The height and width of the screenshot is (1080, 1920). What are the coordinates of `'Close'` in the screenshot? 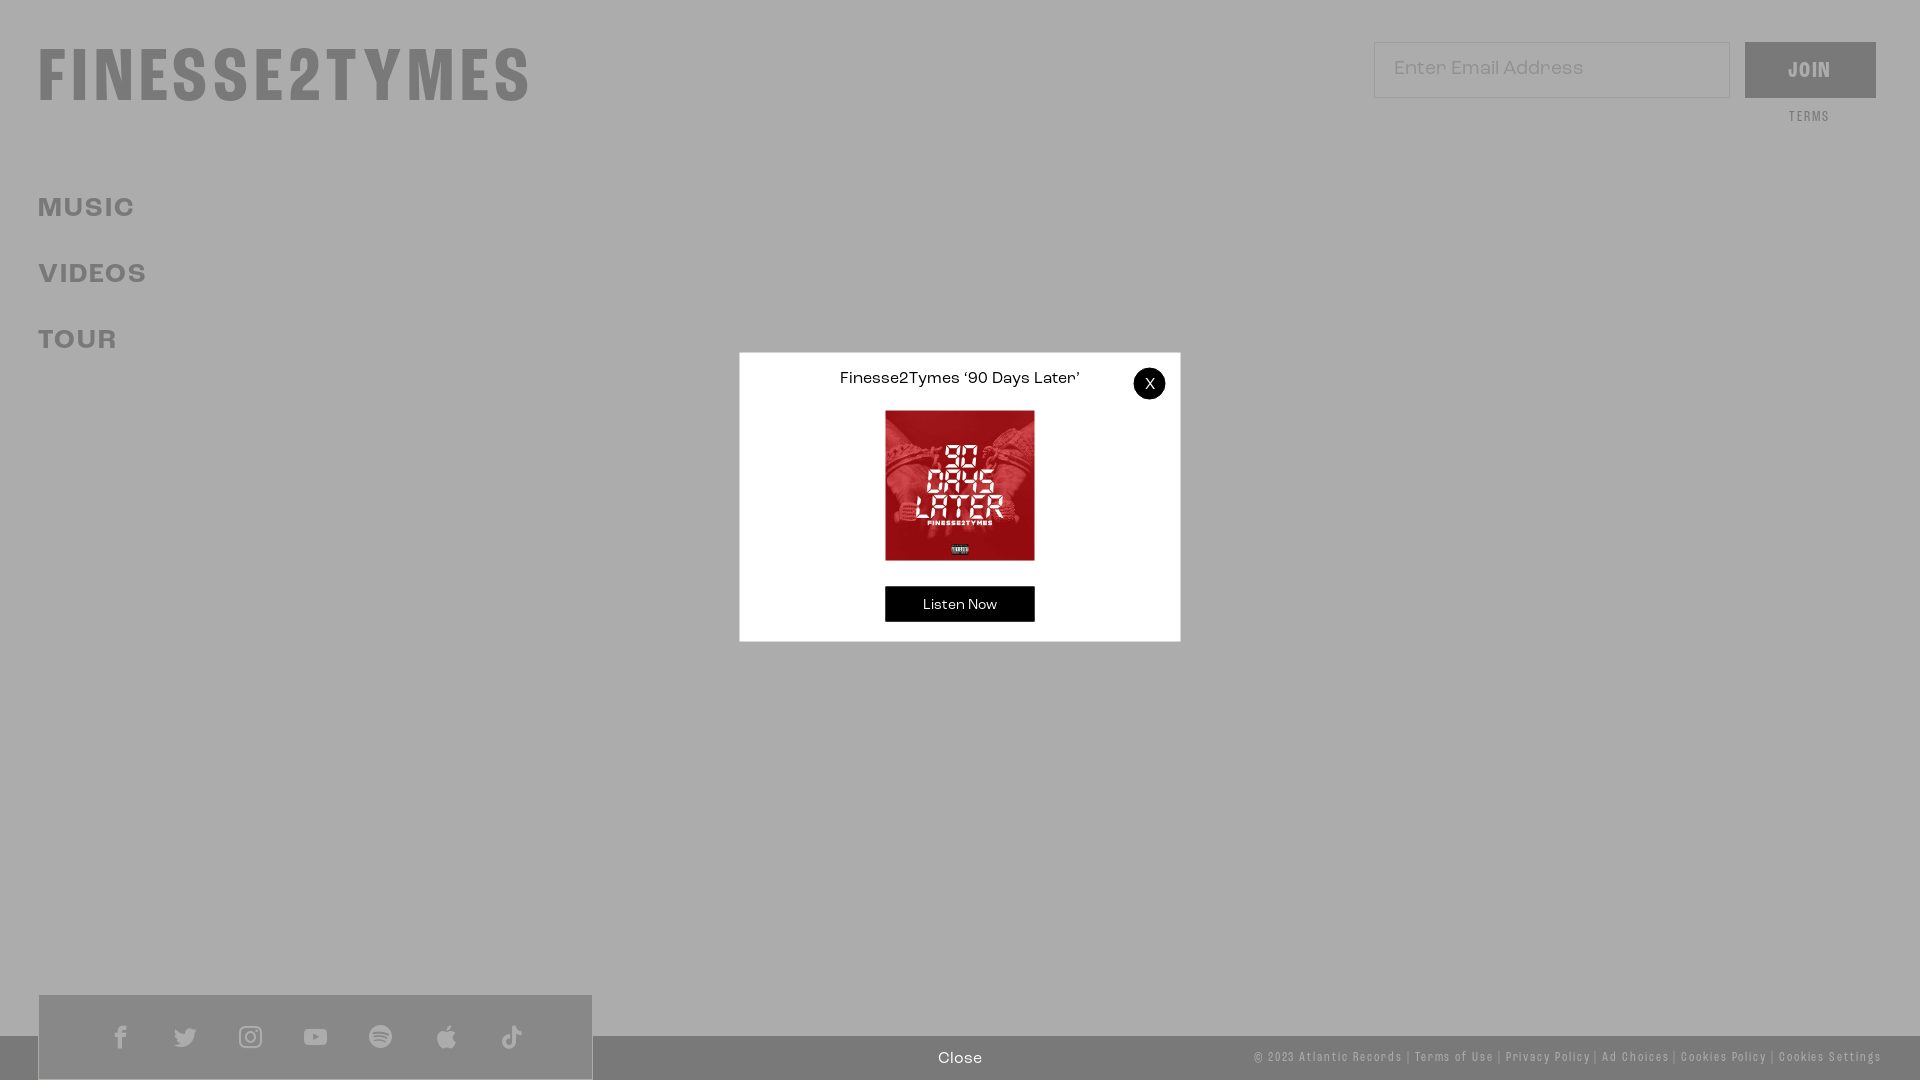 It's located at (960, 1058).